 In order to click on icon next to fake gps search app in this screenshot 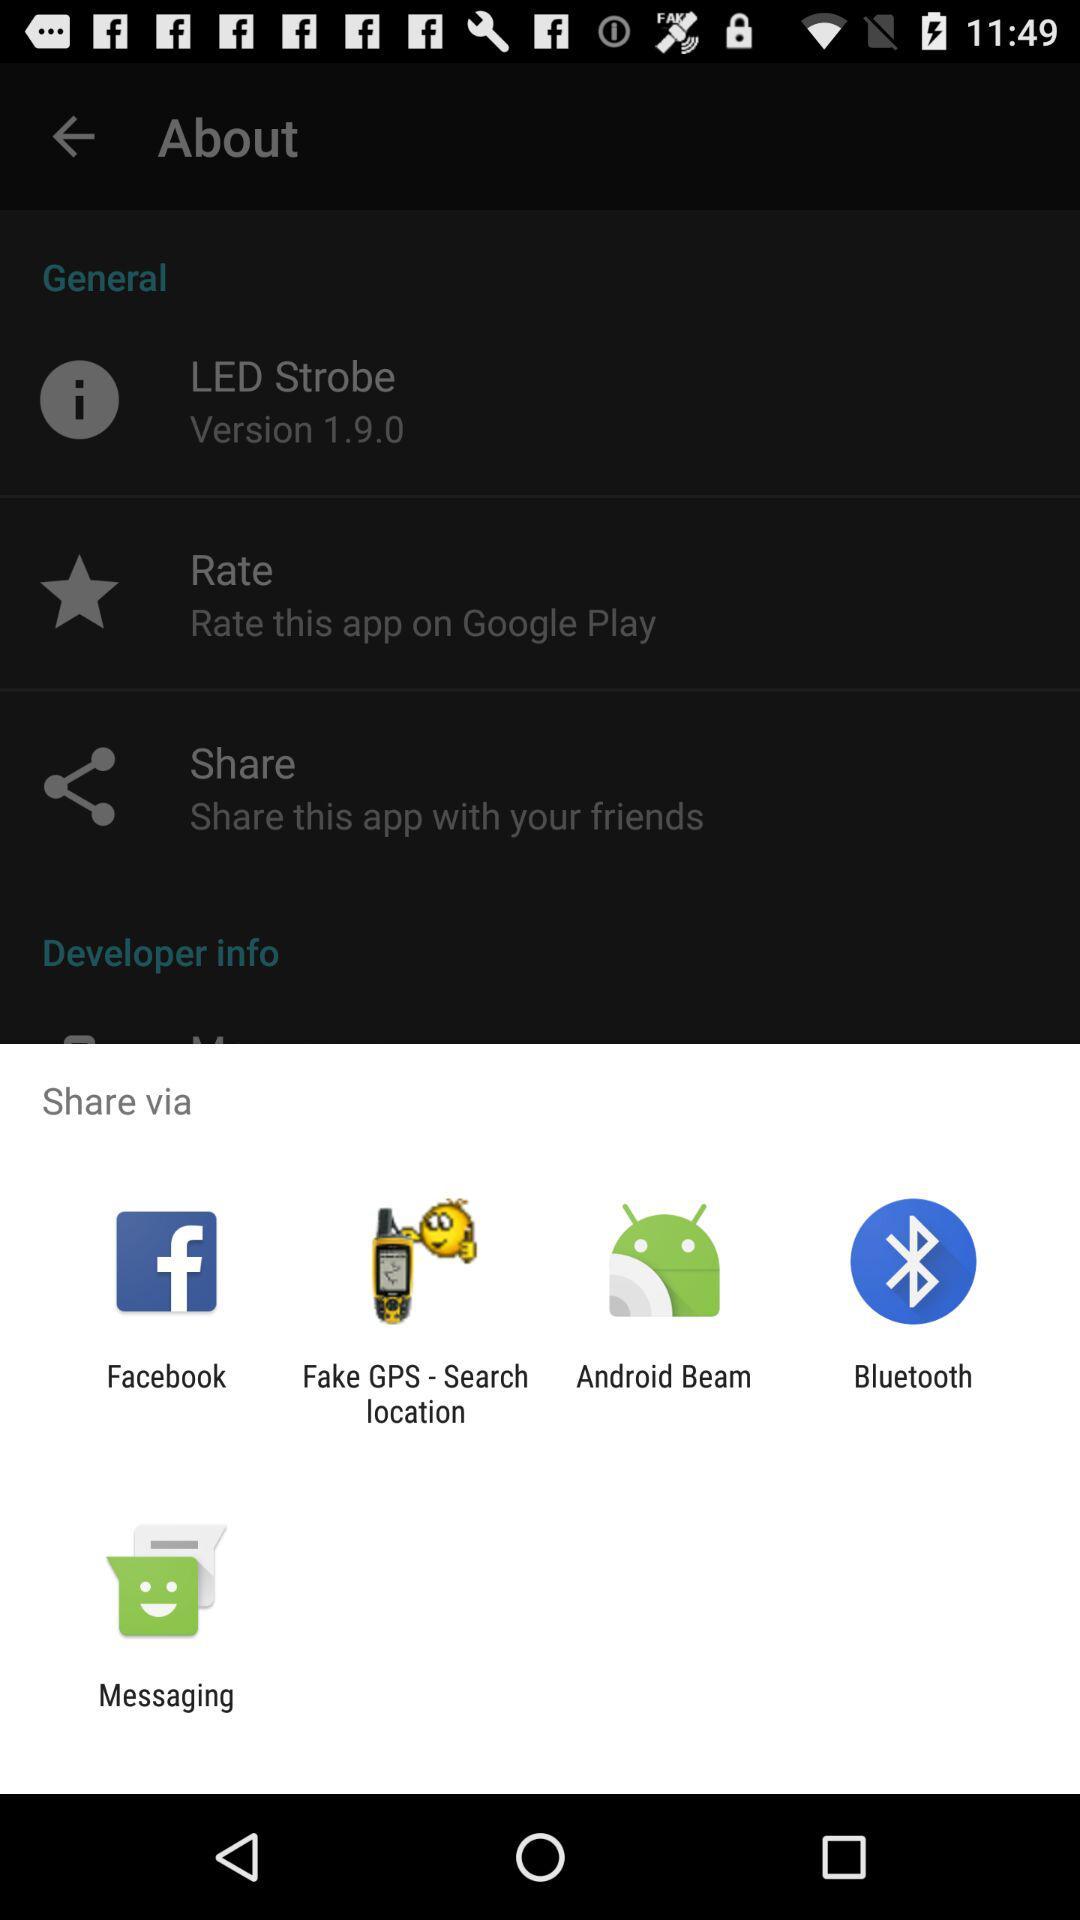, I will do `click(165, 1392)`.